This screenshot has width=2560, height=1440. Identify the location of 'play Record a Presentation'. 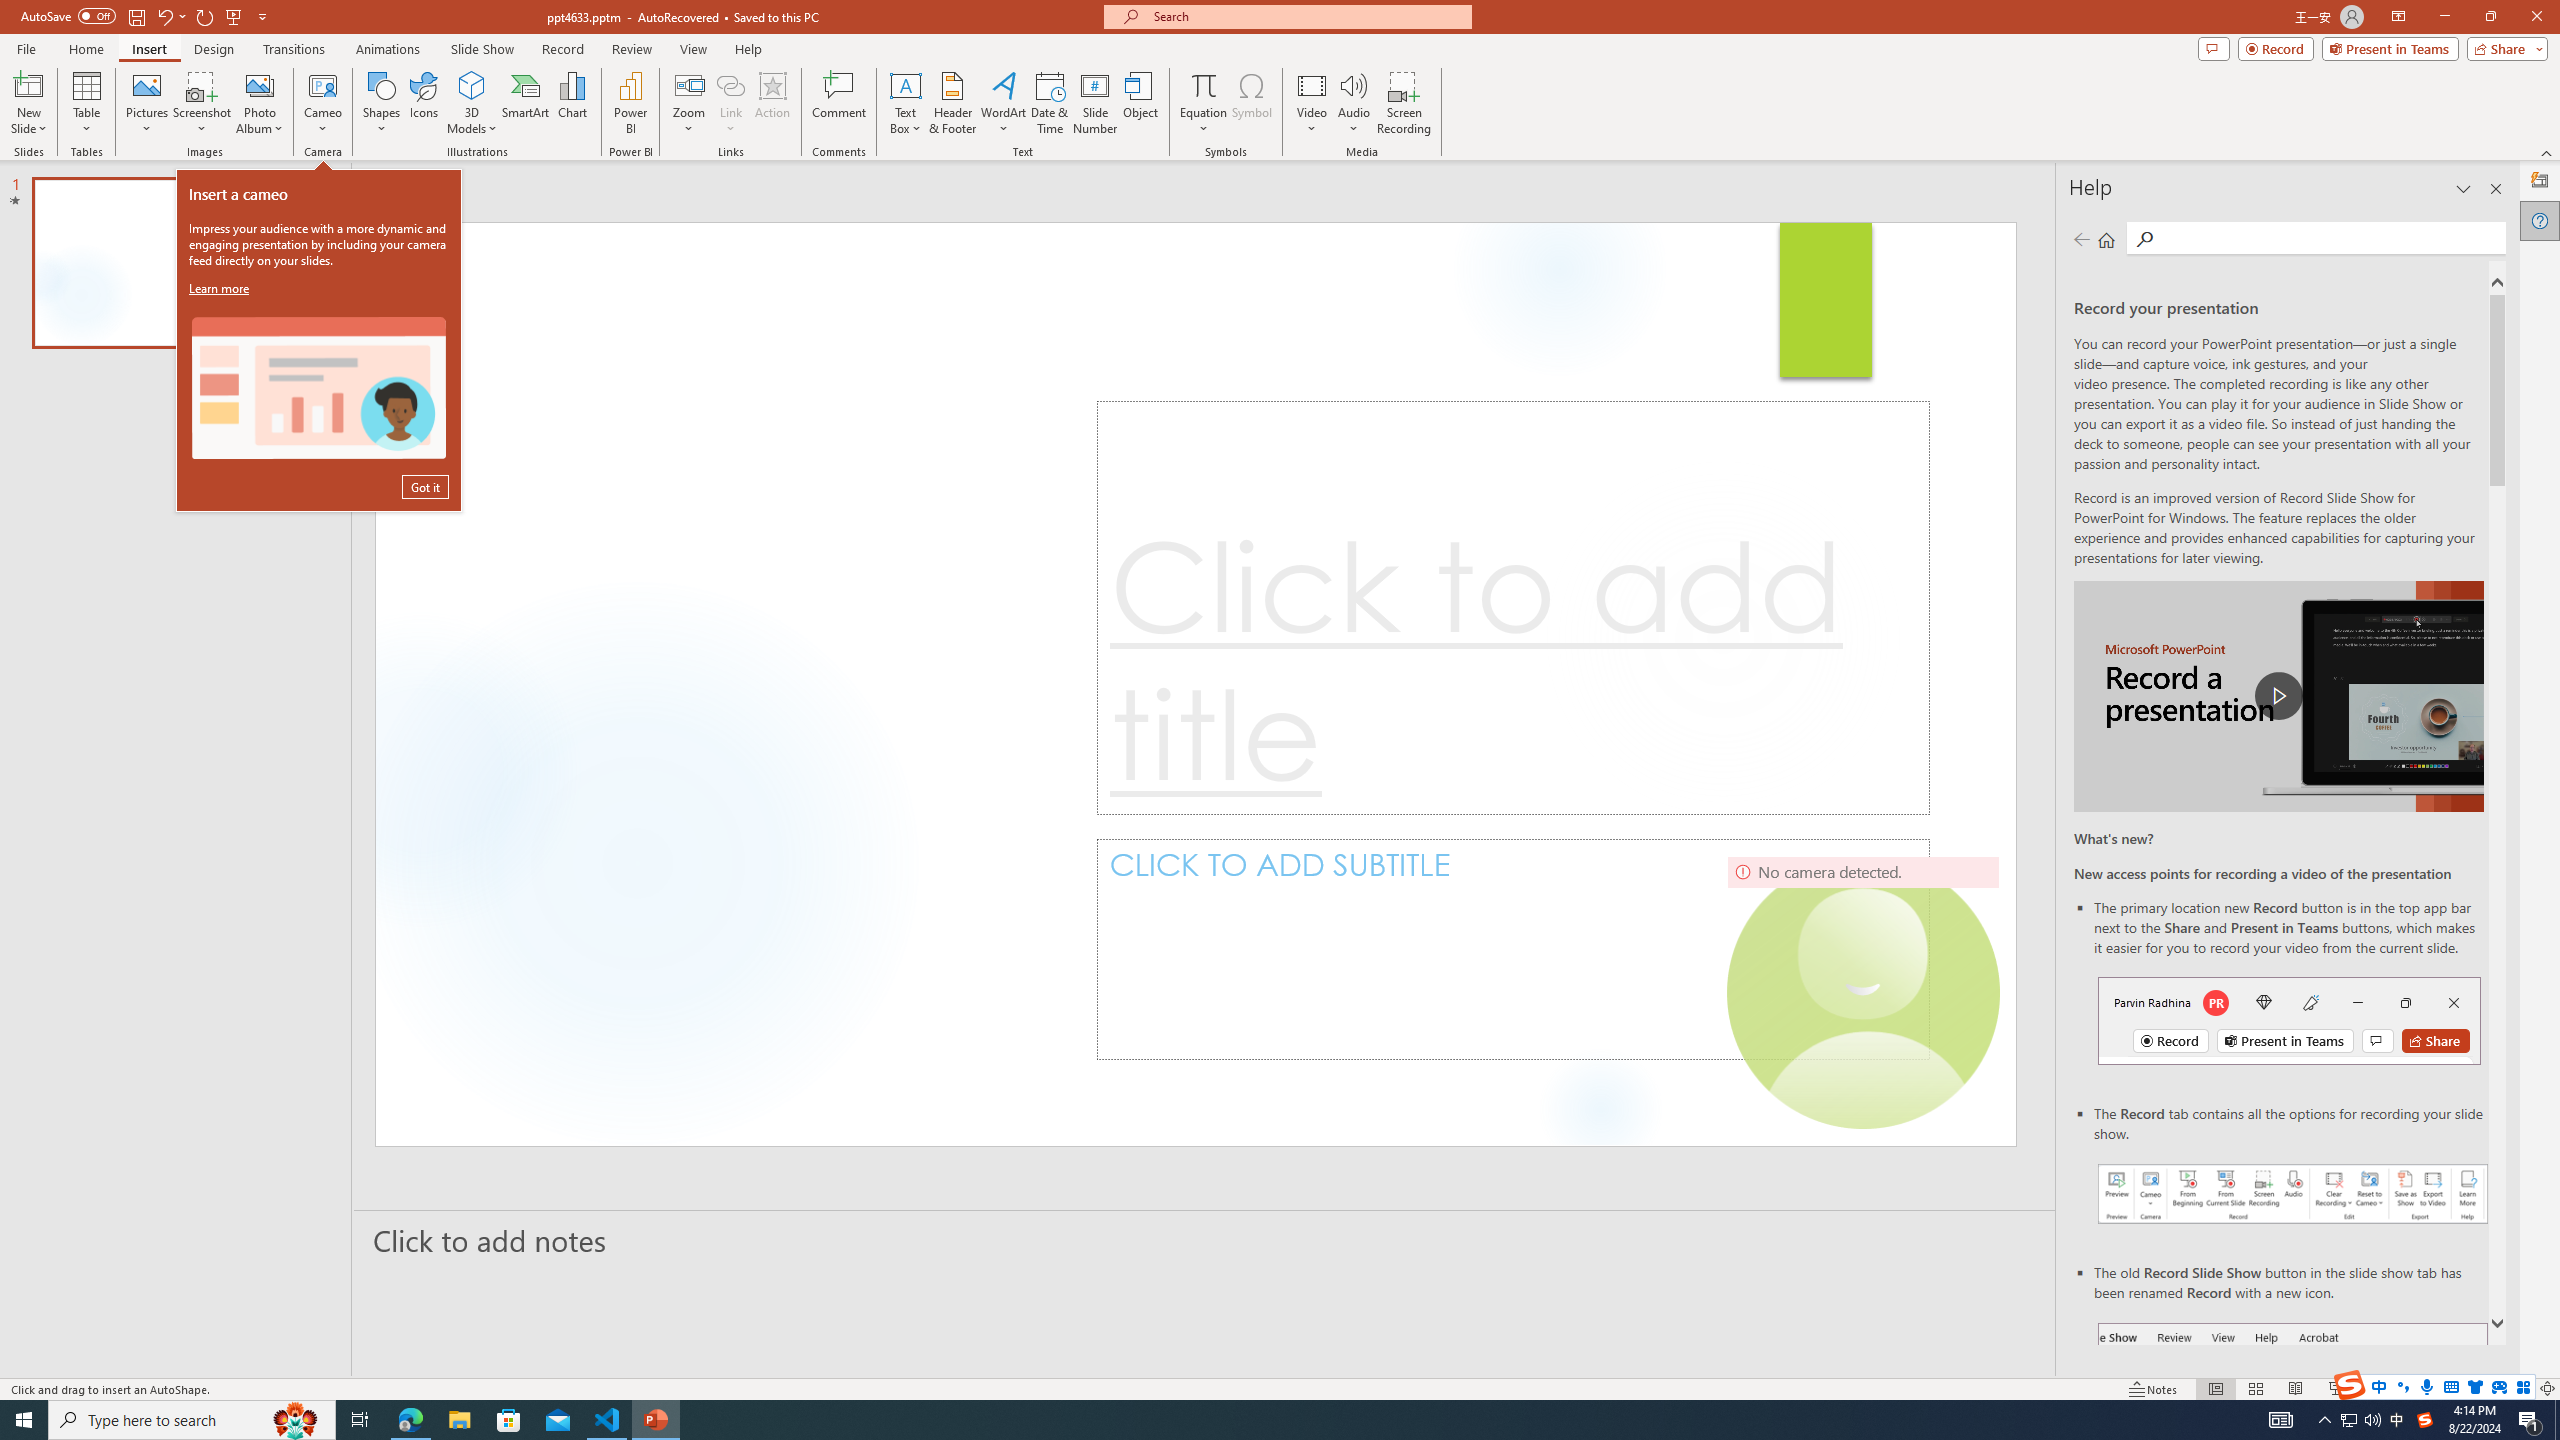
(2278, 696).